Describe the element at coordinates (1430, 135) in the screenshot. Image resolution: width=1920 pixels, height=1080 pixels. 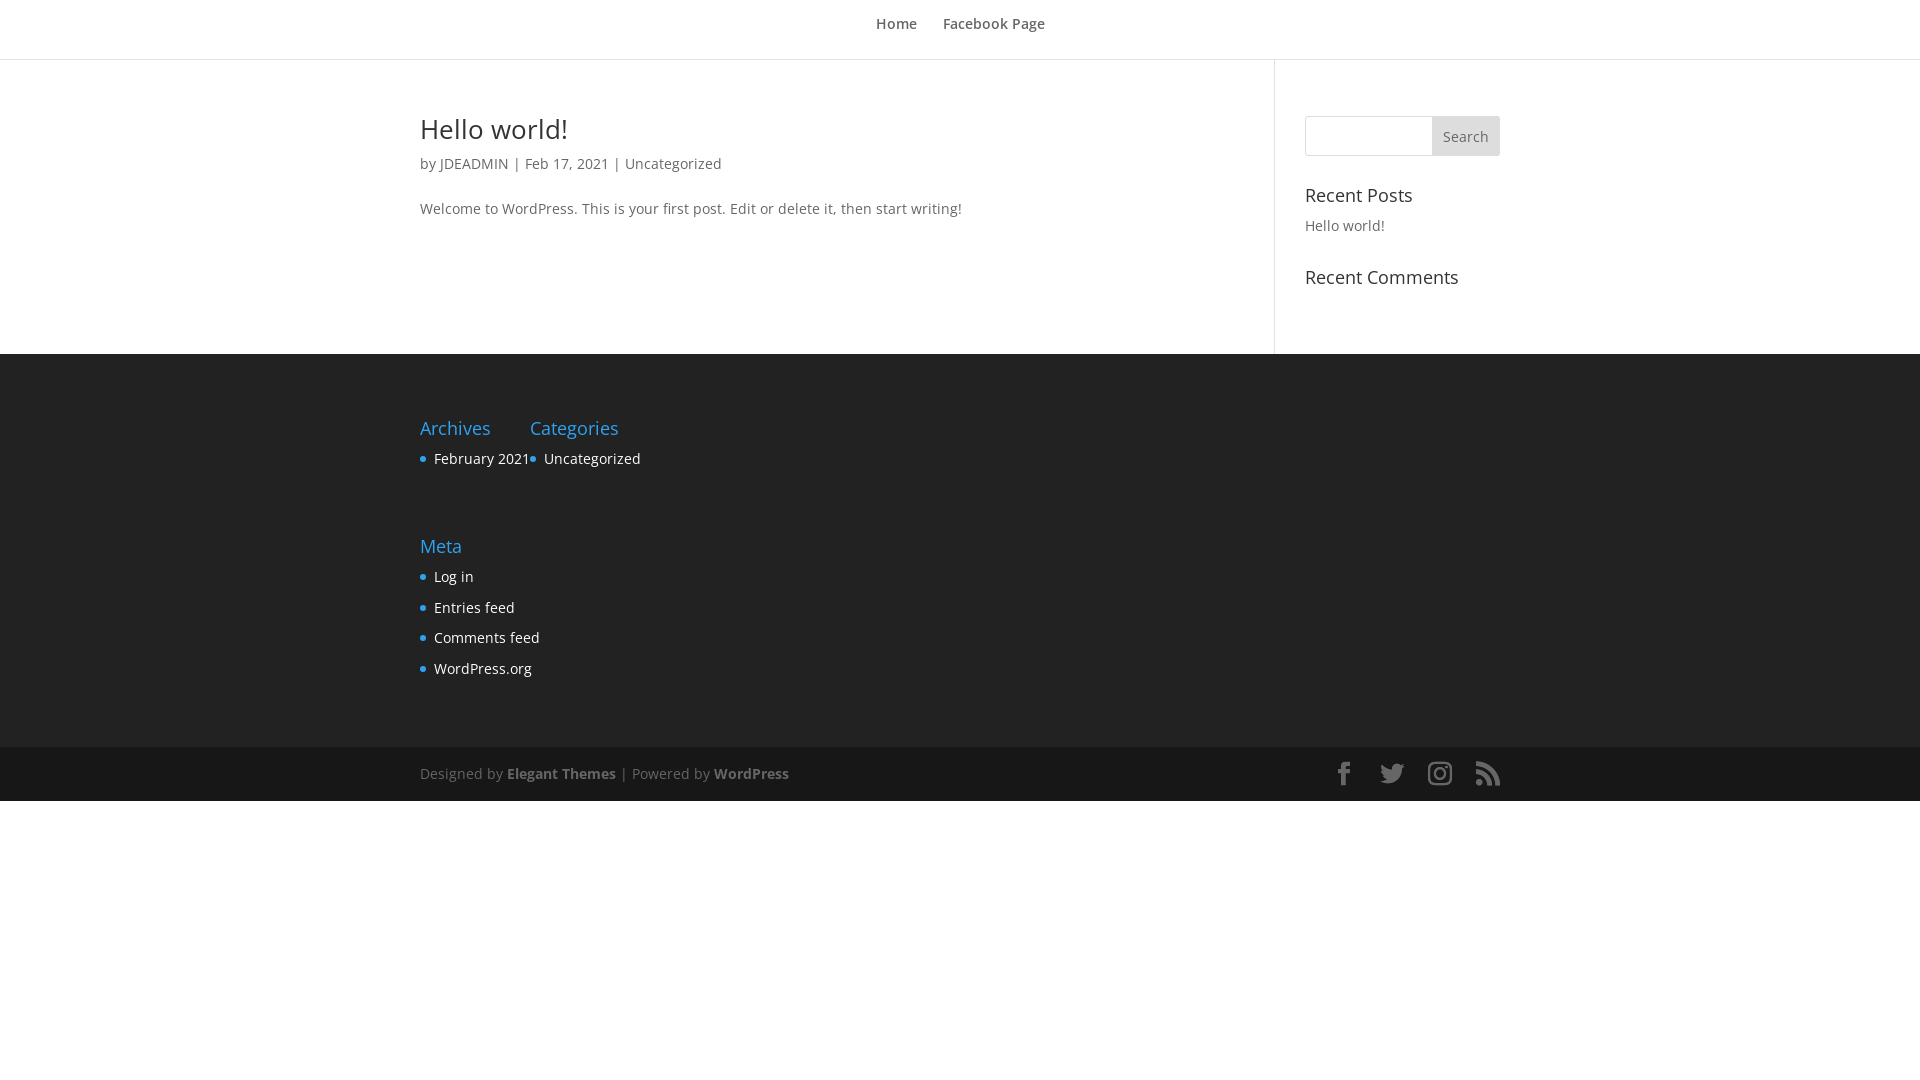
I see `'Search'` at that location.